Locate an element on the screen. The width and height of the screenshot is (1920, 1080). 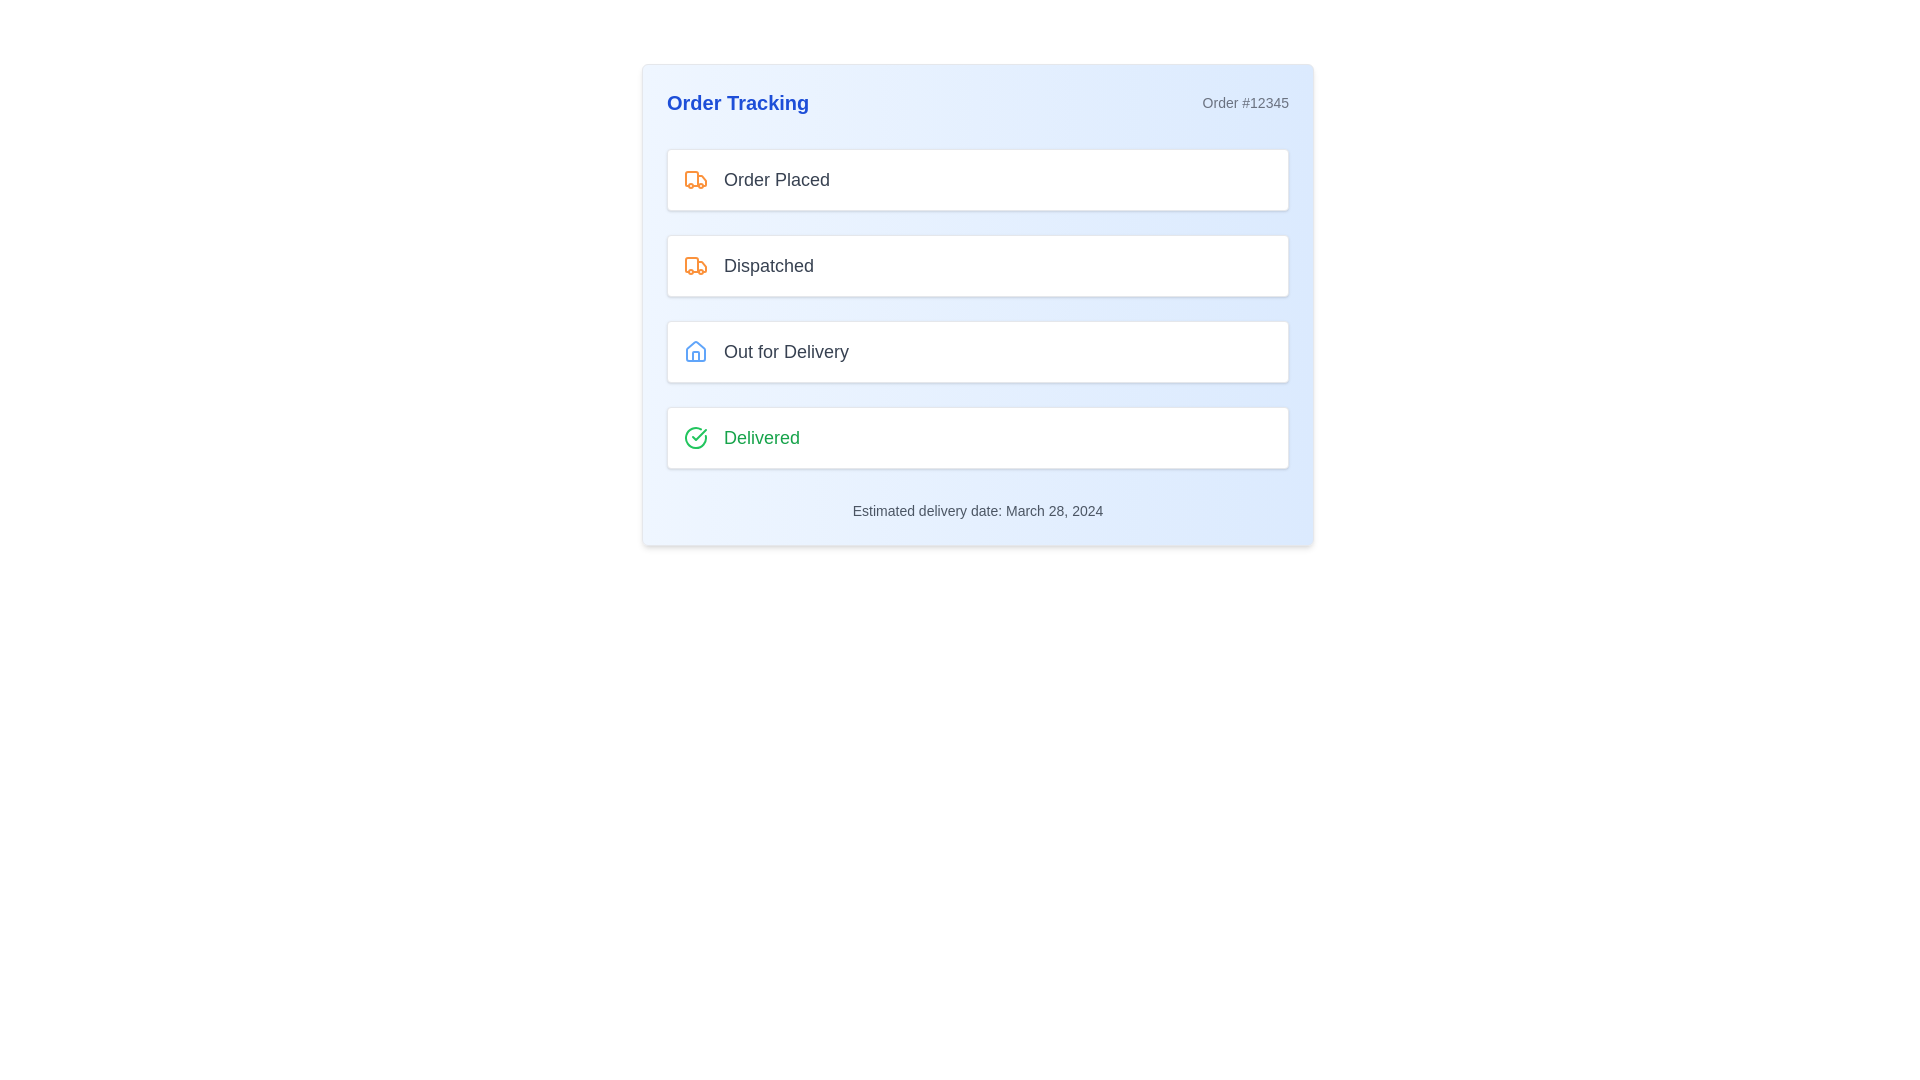
the status indicated by the green checkmark icon, which is the first element on the left within the 'Delivered' status indicator block at the bottom of the order tracking steps list is located at coordinates (696, 437).